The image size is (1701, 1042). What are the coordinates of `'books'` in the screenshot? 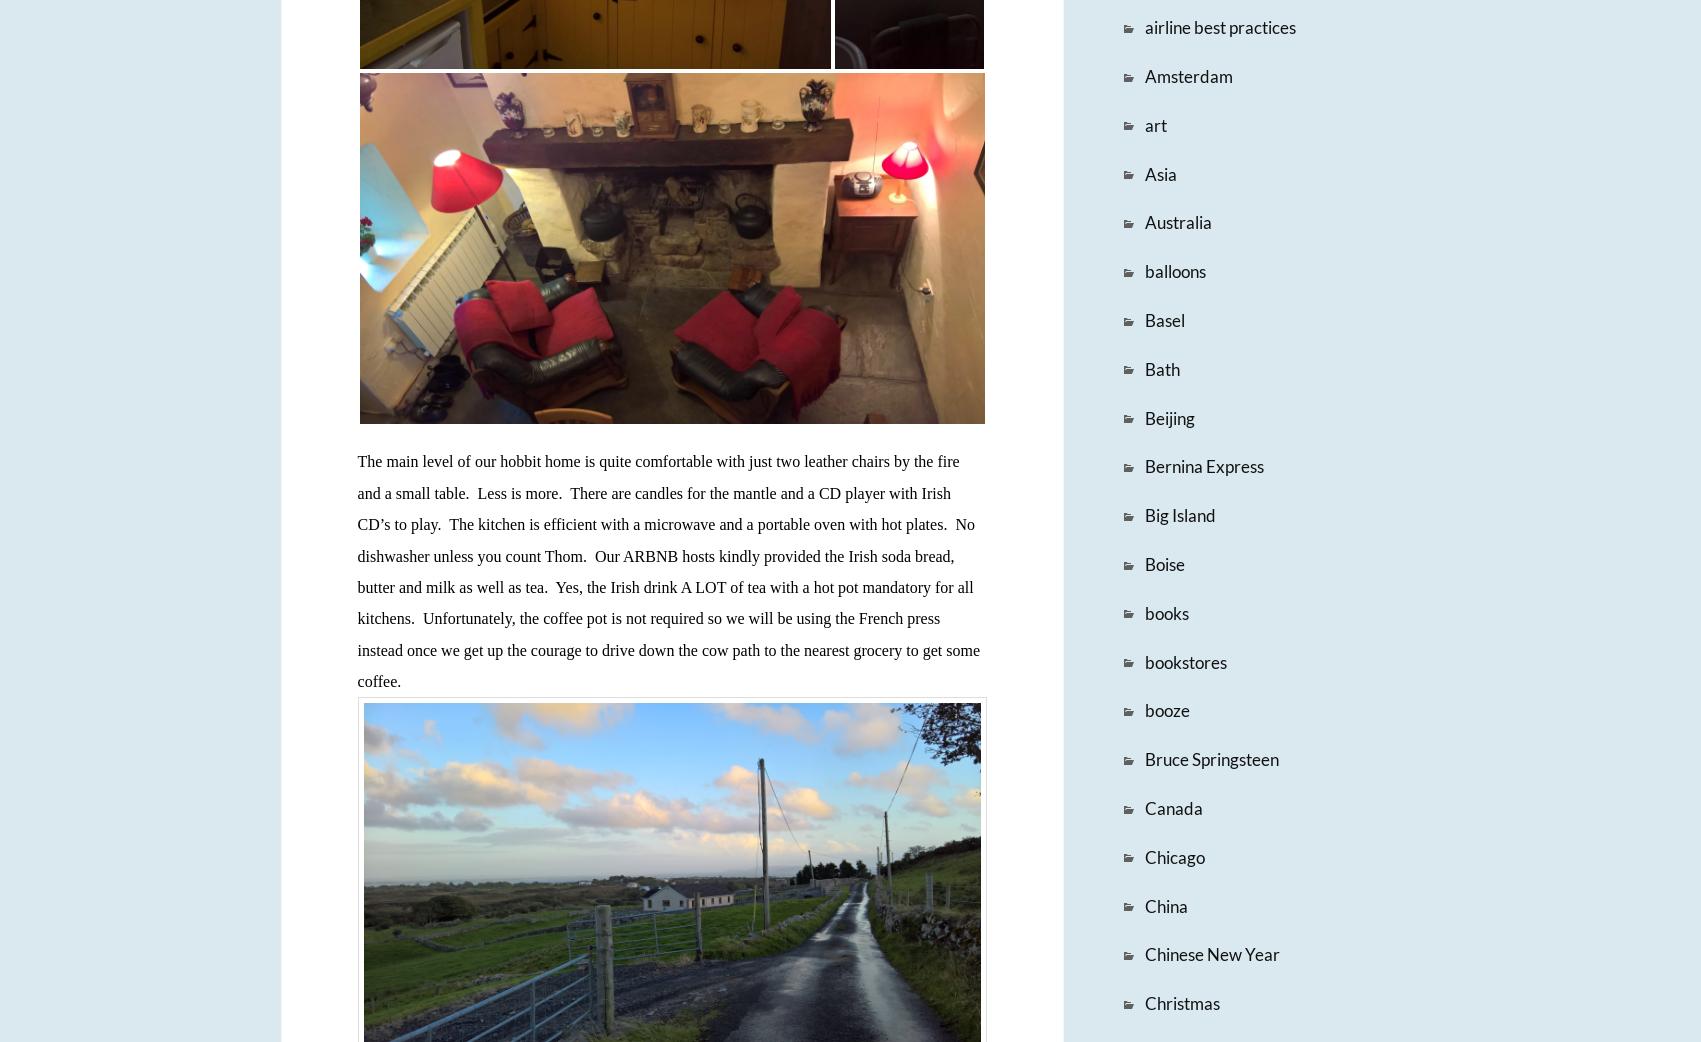 It's located at (1165, 612).